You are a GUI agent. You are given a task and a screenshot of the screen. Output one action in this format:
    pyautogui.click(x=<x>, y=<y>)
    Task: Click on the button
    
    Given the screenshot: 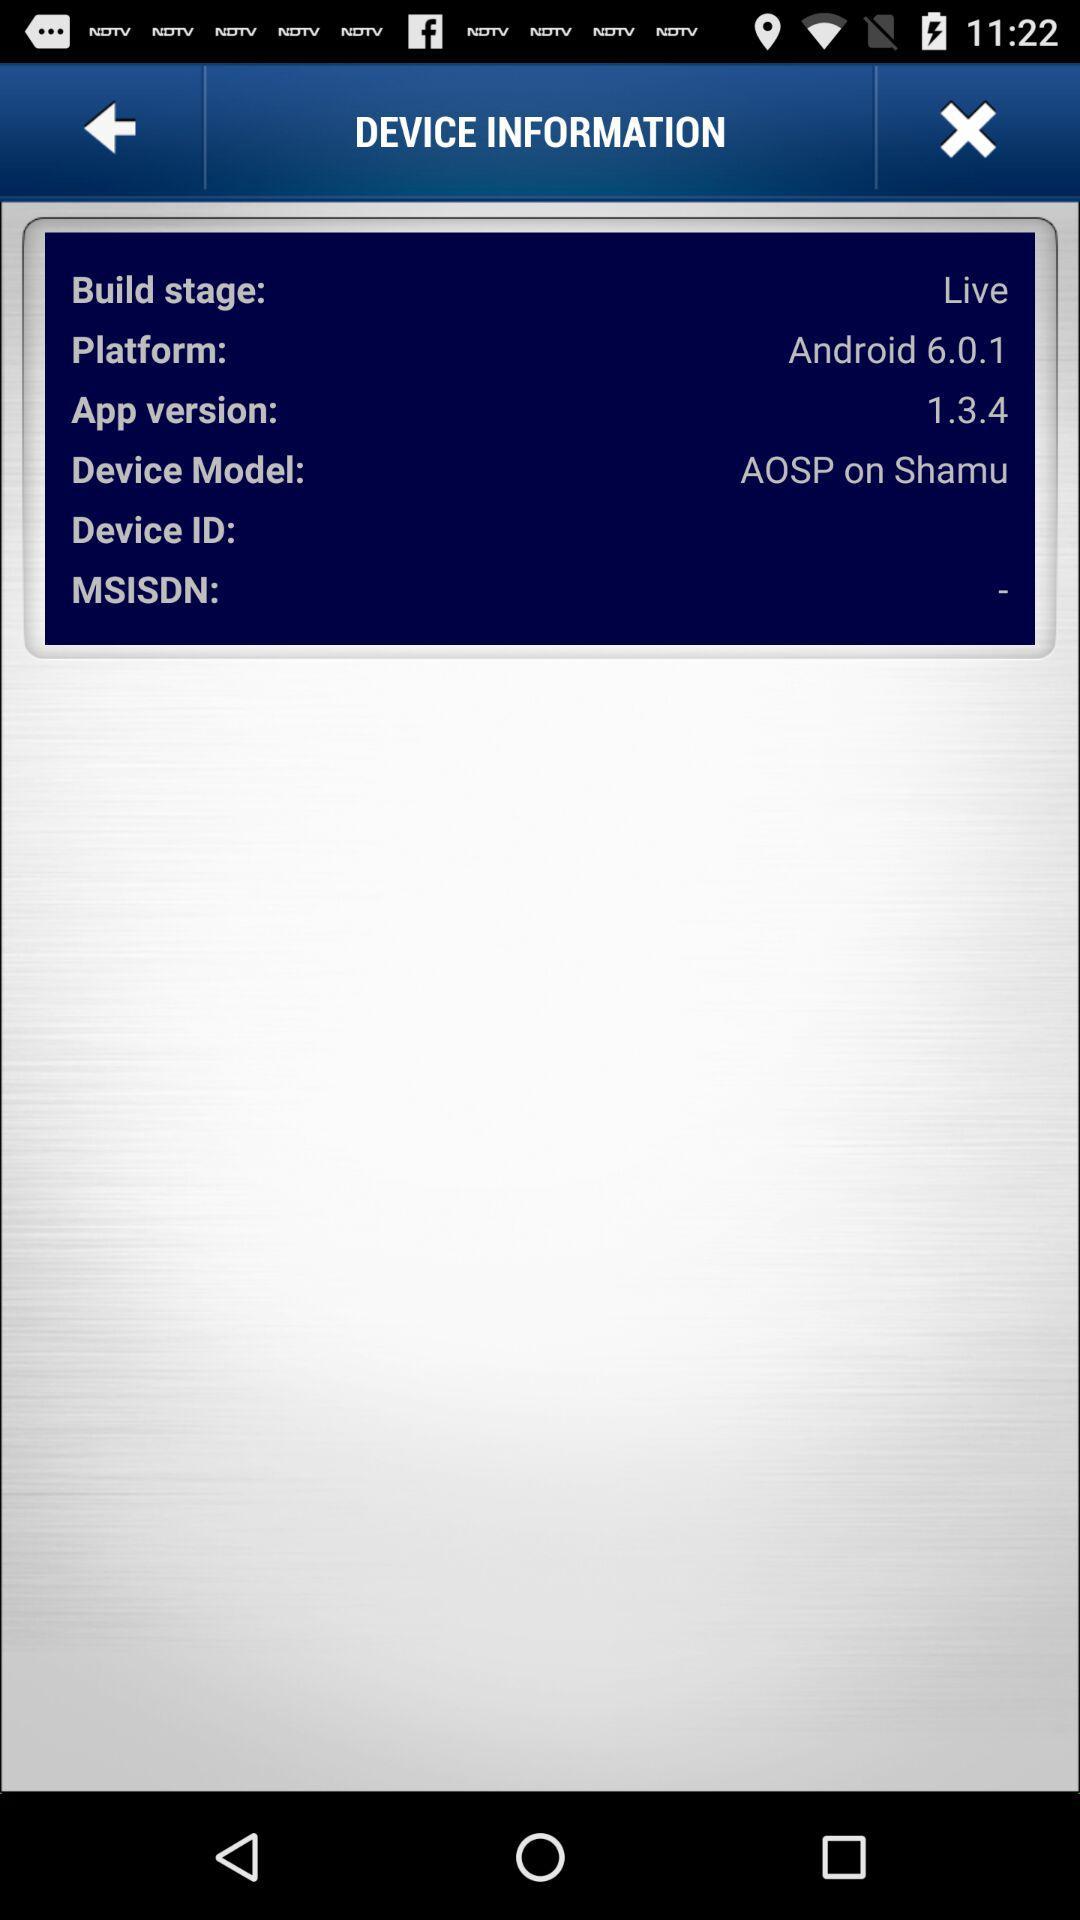 What is the action you would take?
    pyautogui.click(x=964, y=129)
    